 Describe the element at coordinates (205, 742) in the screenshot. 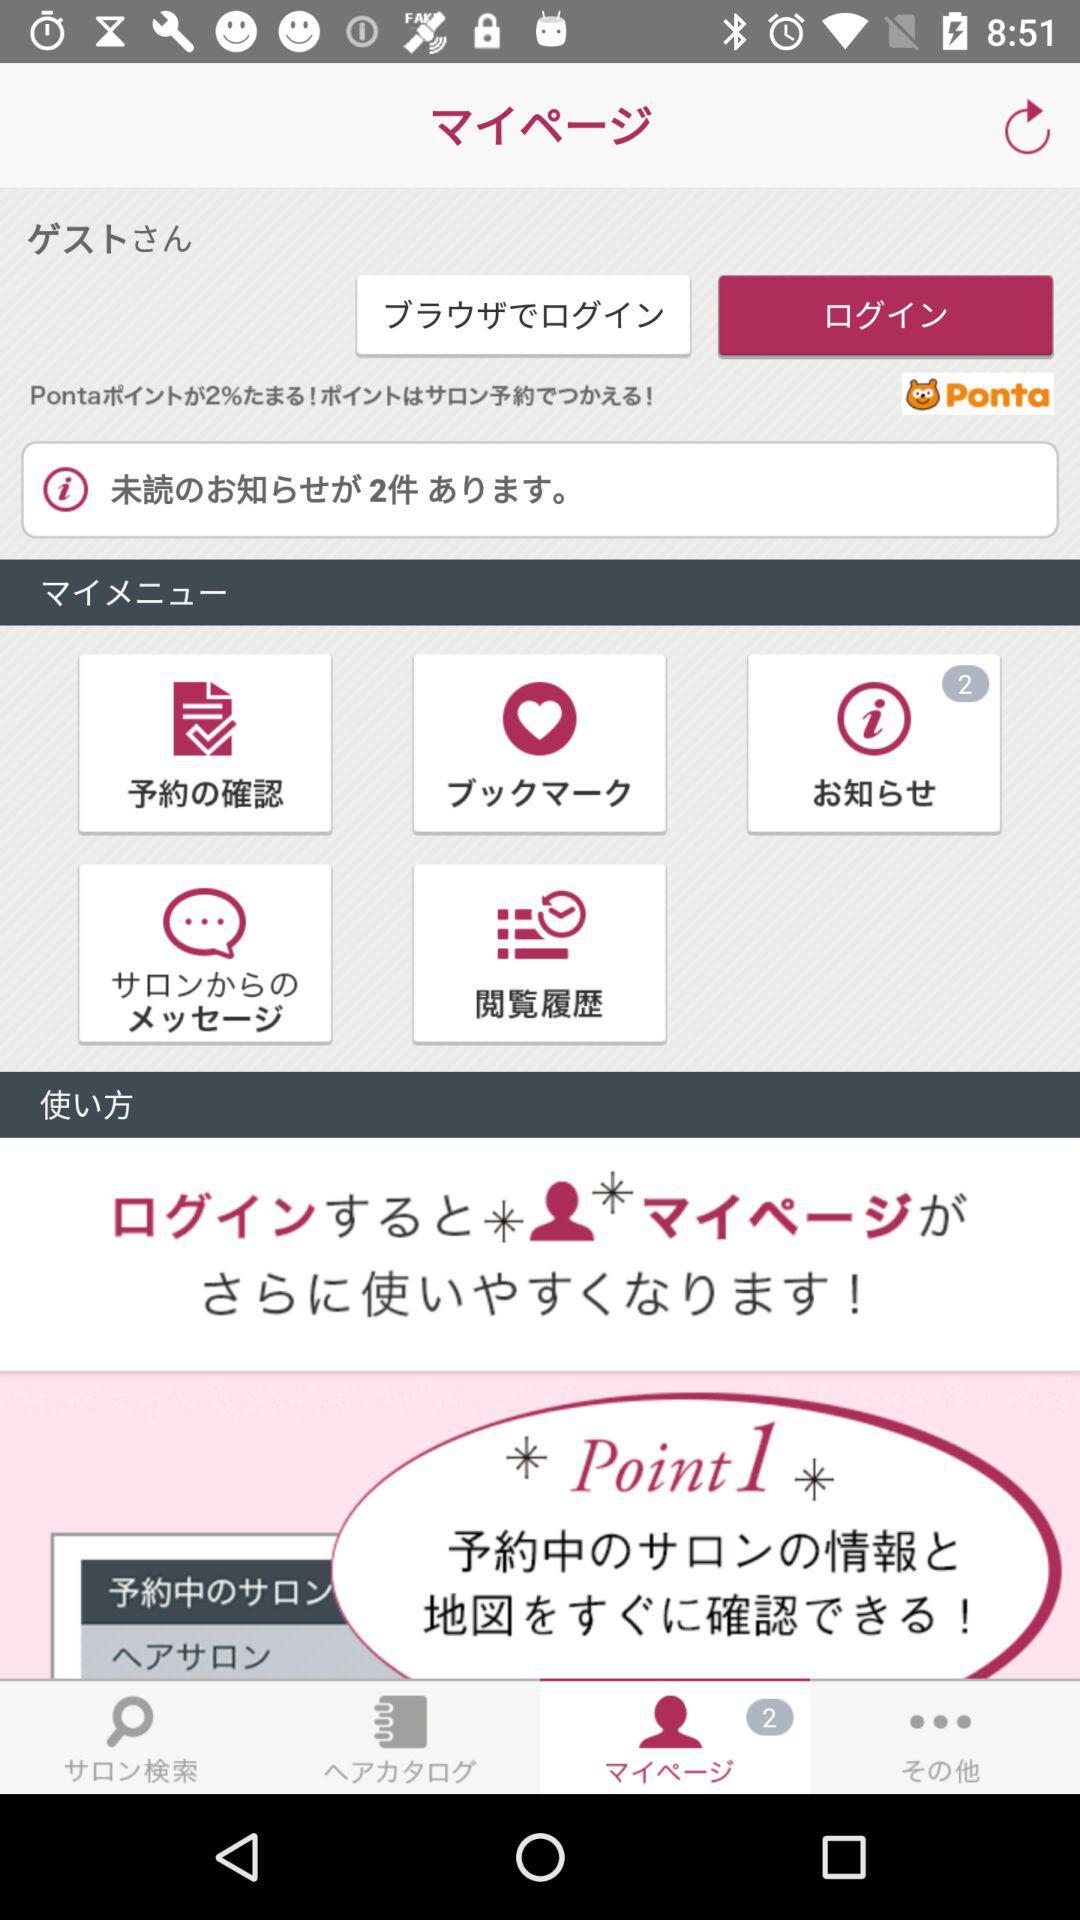

I see `the videocam icon` at that location.